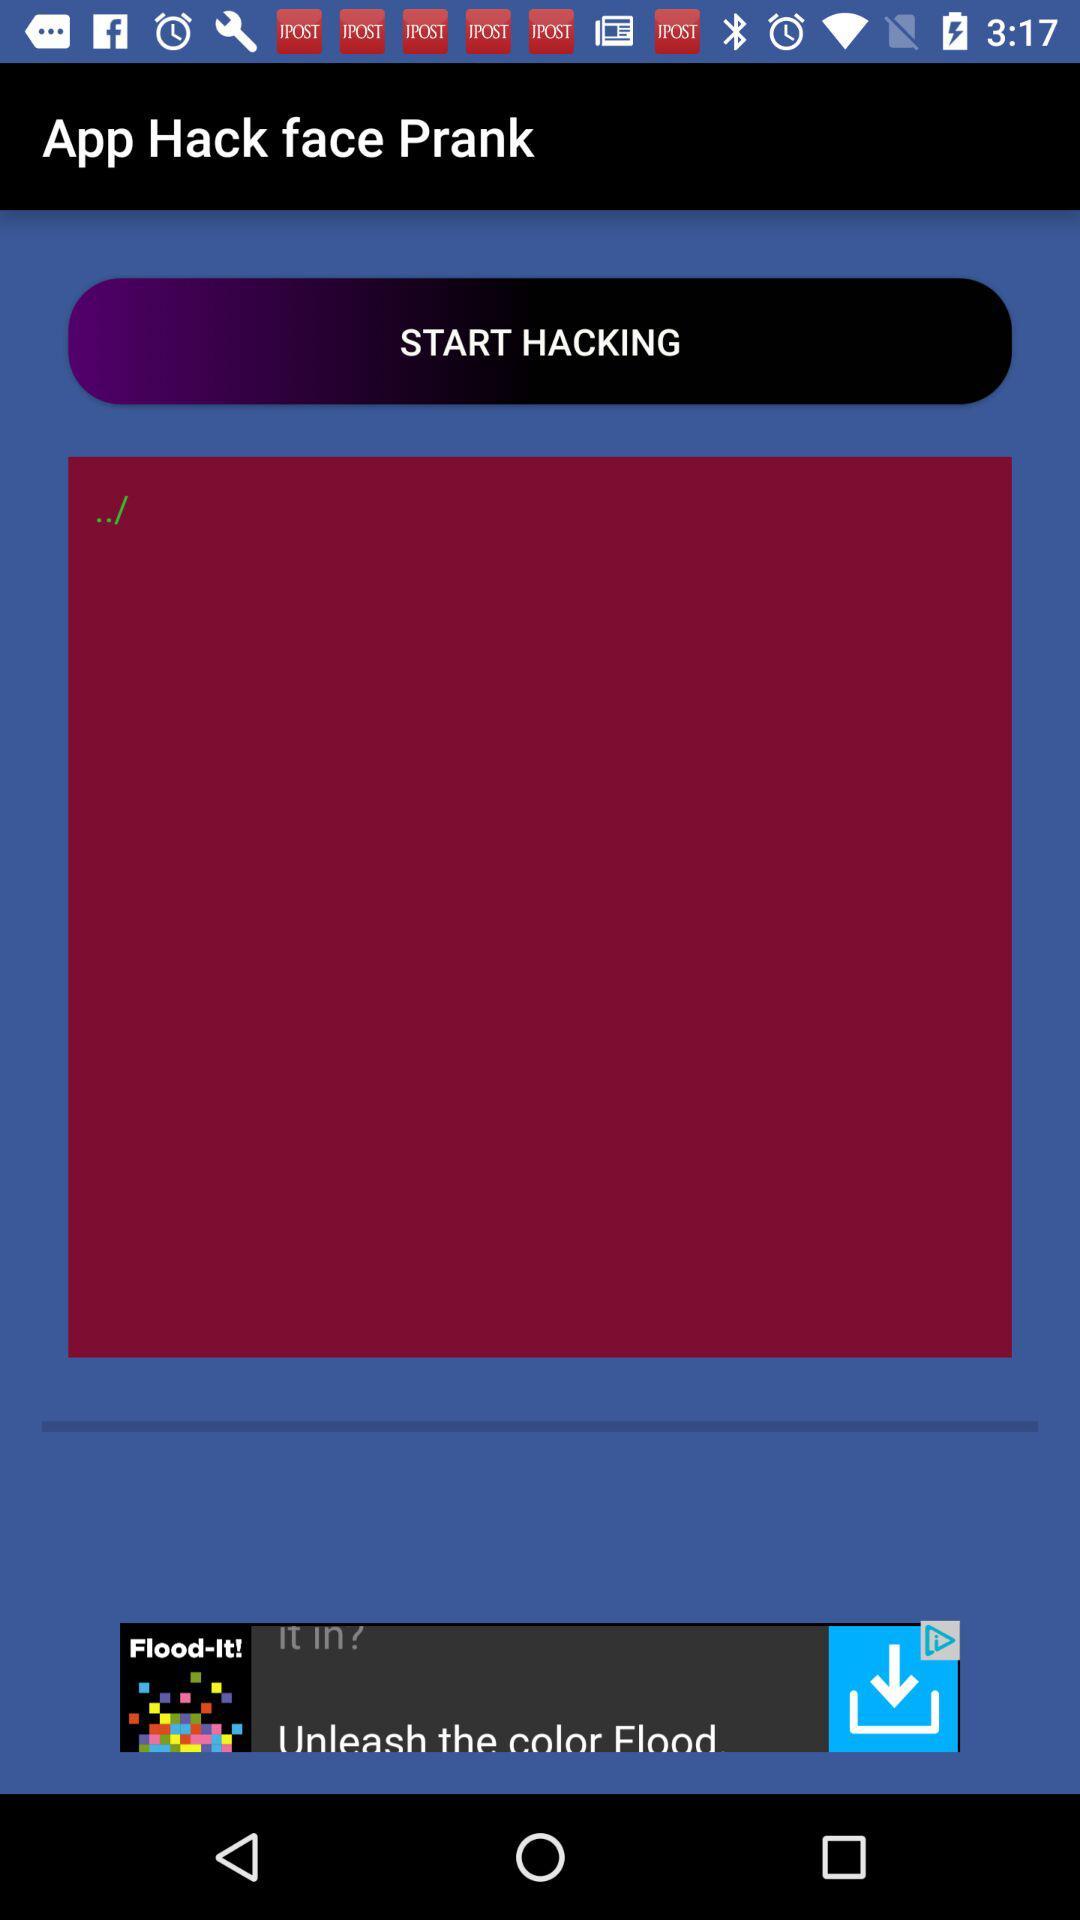  I want to click on downloading, so click(540, 1685).